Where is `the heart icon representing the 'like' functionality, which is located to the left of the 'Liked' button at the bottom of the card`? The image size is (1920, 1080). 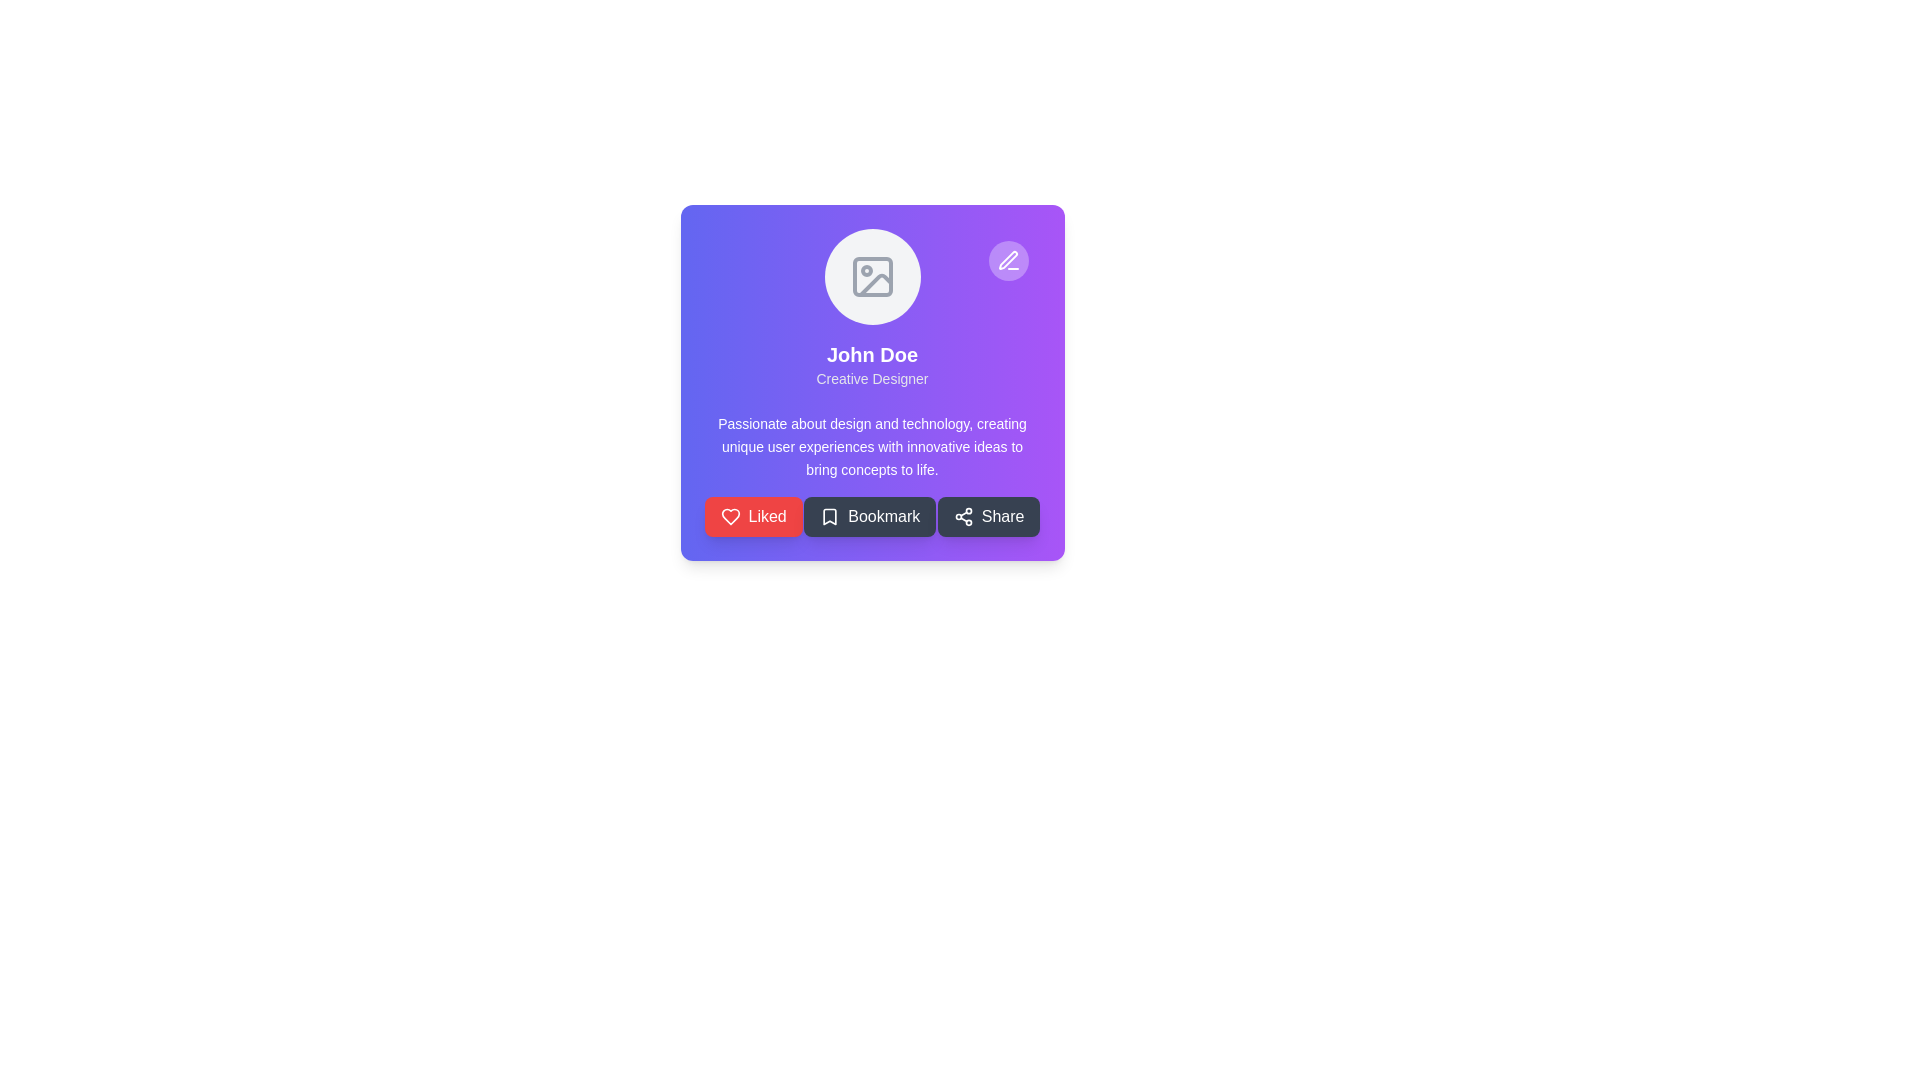 the heart icon representing the 'like' functionality, which is located to the left of the 'Liked' button at the bottom of the card is located at coordinates (729, 516).